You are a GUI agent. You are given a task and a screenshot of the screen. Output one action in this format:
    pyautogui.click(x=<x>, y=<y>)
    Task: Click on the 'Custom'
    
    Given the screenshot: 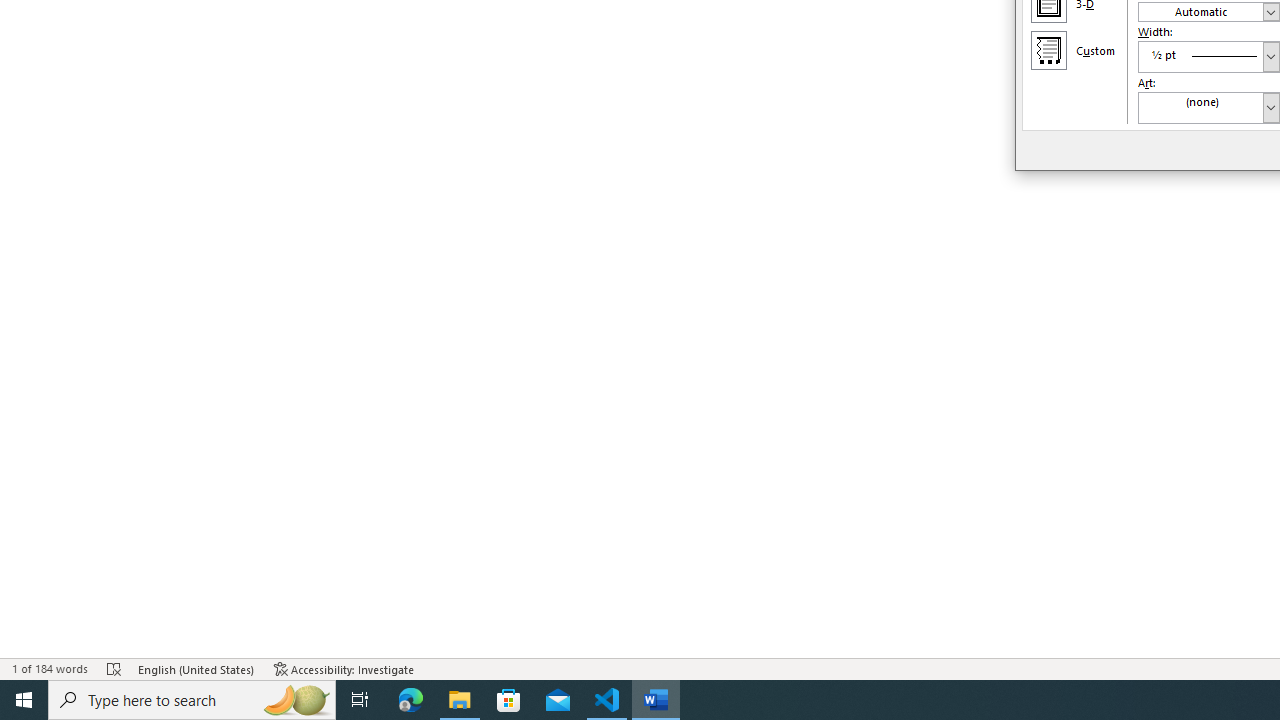 What is the action you would take?
    pyautogui.click(x=1047, y=49)
    